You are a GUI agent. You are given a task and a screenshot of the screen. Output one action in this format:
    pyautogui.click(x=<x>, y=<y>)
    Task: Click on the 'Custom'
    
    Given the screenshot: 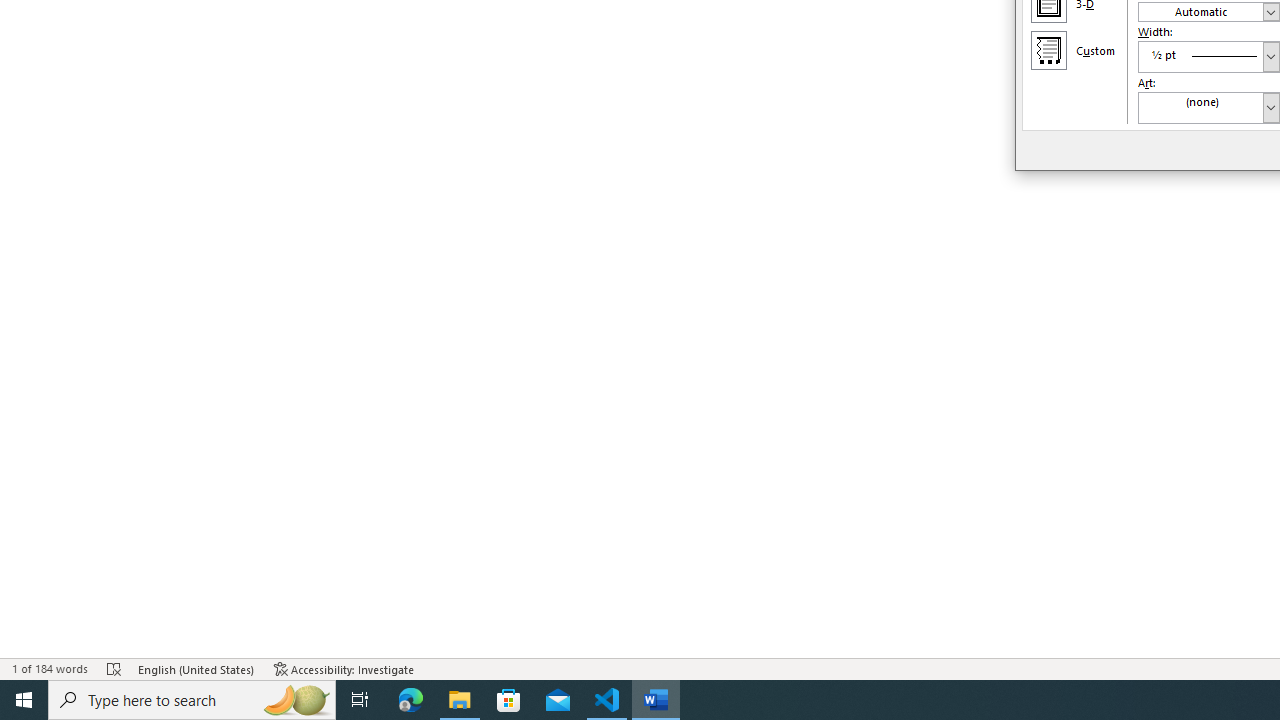 What is the action you would take?
    pyautogui.click(x=1047, y=49)
    